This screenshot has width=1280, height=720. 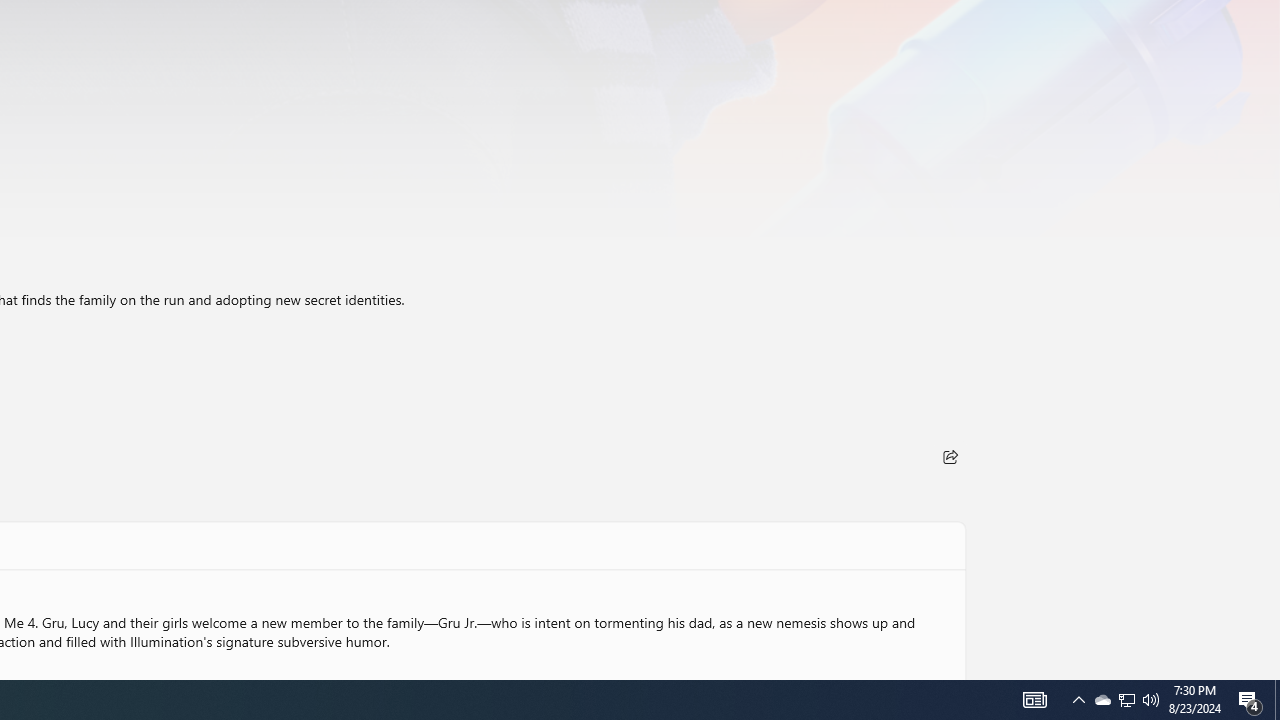 I want to click on 'Share', so click(x=949, y=456).